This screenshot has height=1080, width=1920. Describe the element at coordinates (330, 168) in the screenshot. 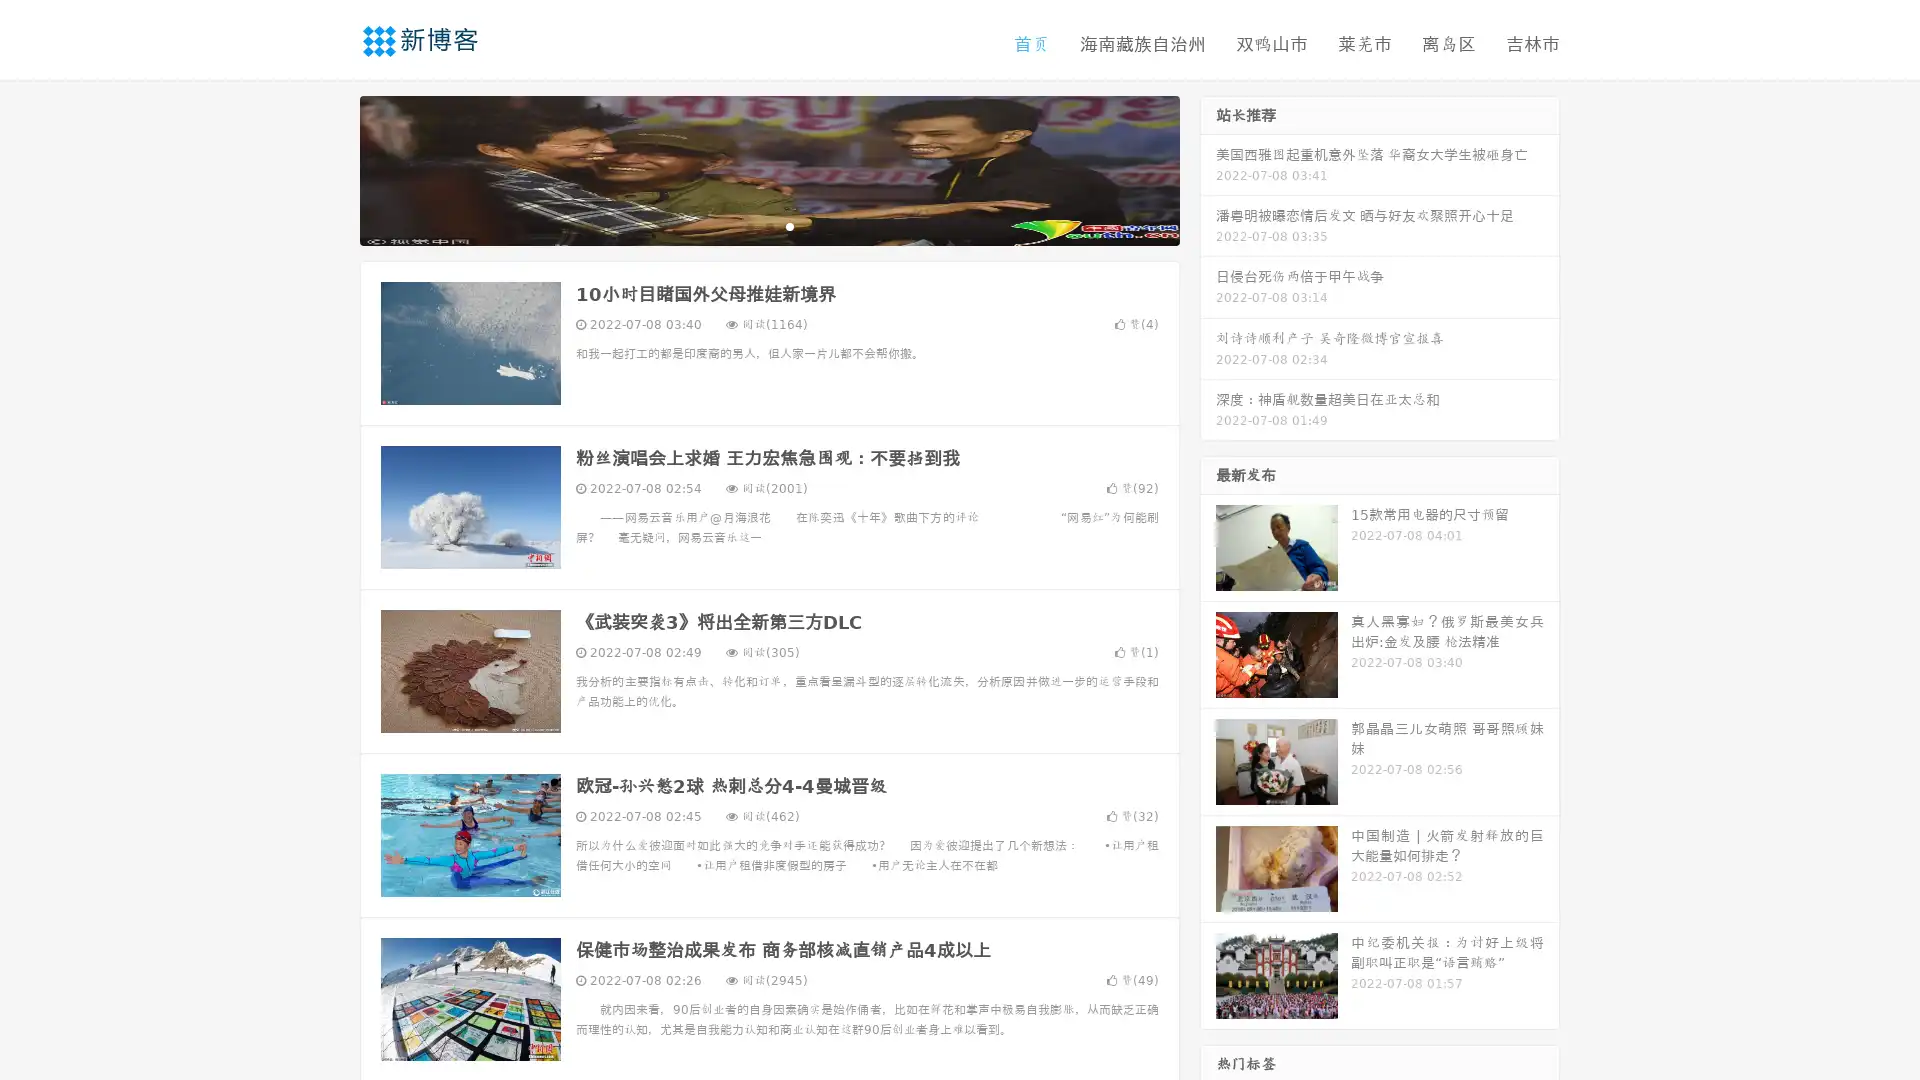

I see `Previous slide` at that location.